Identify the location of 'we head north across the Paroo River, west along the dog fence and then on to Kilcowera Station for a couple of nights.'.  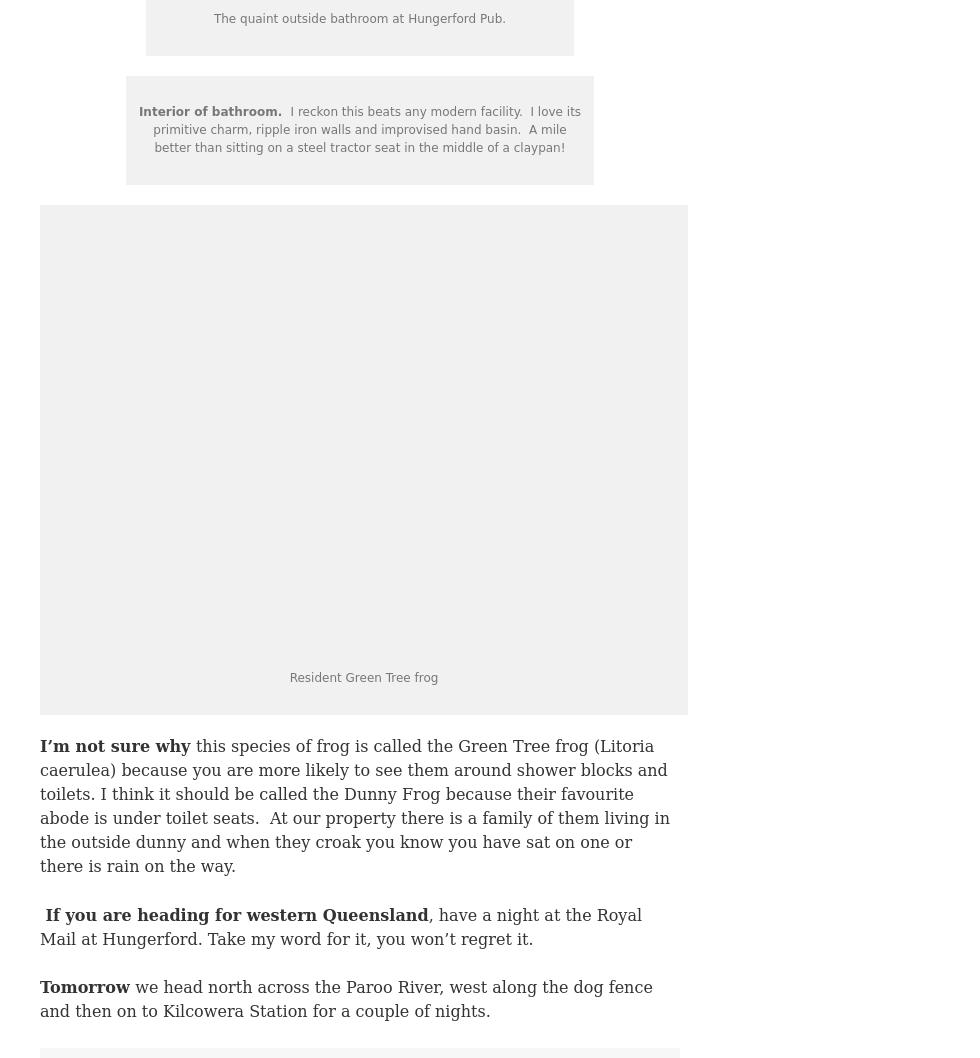
(346, 998).